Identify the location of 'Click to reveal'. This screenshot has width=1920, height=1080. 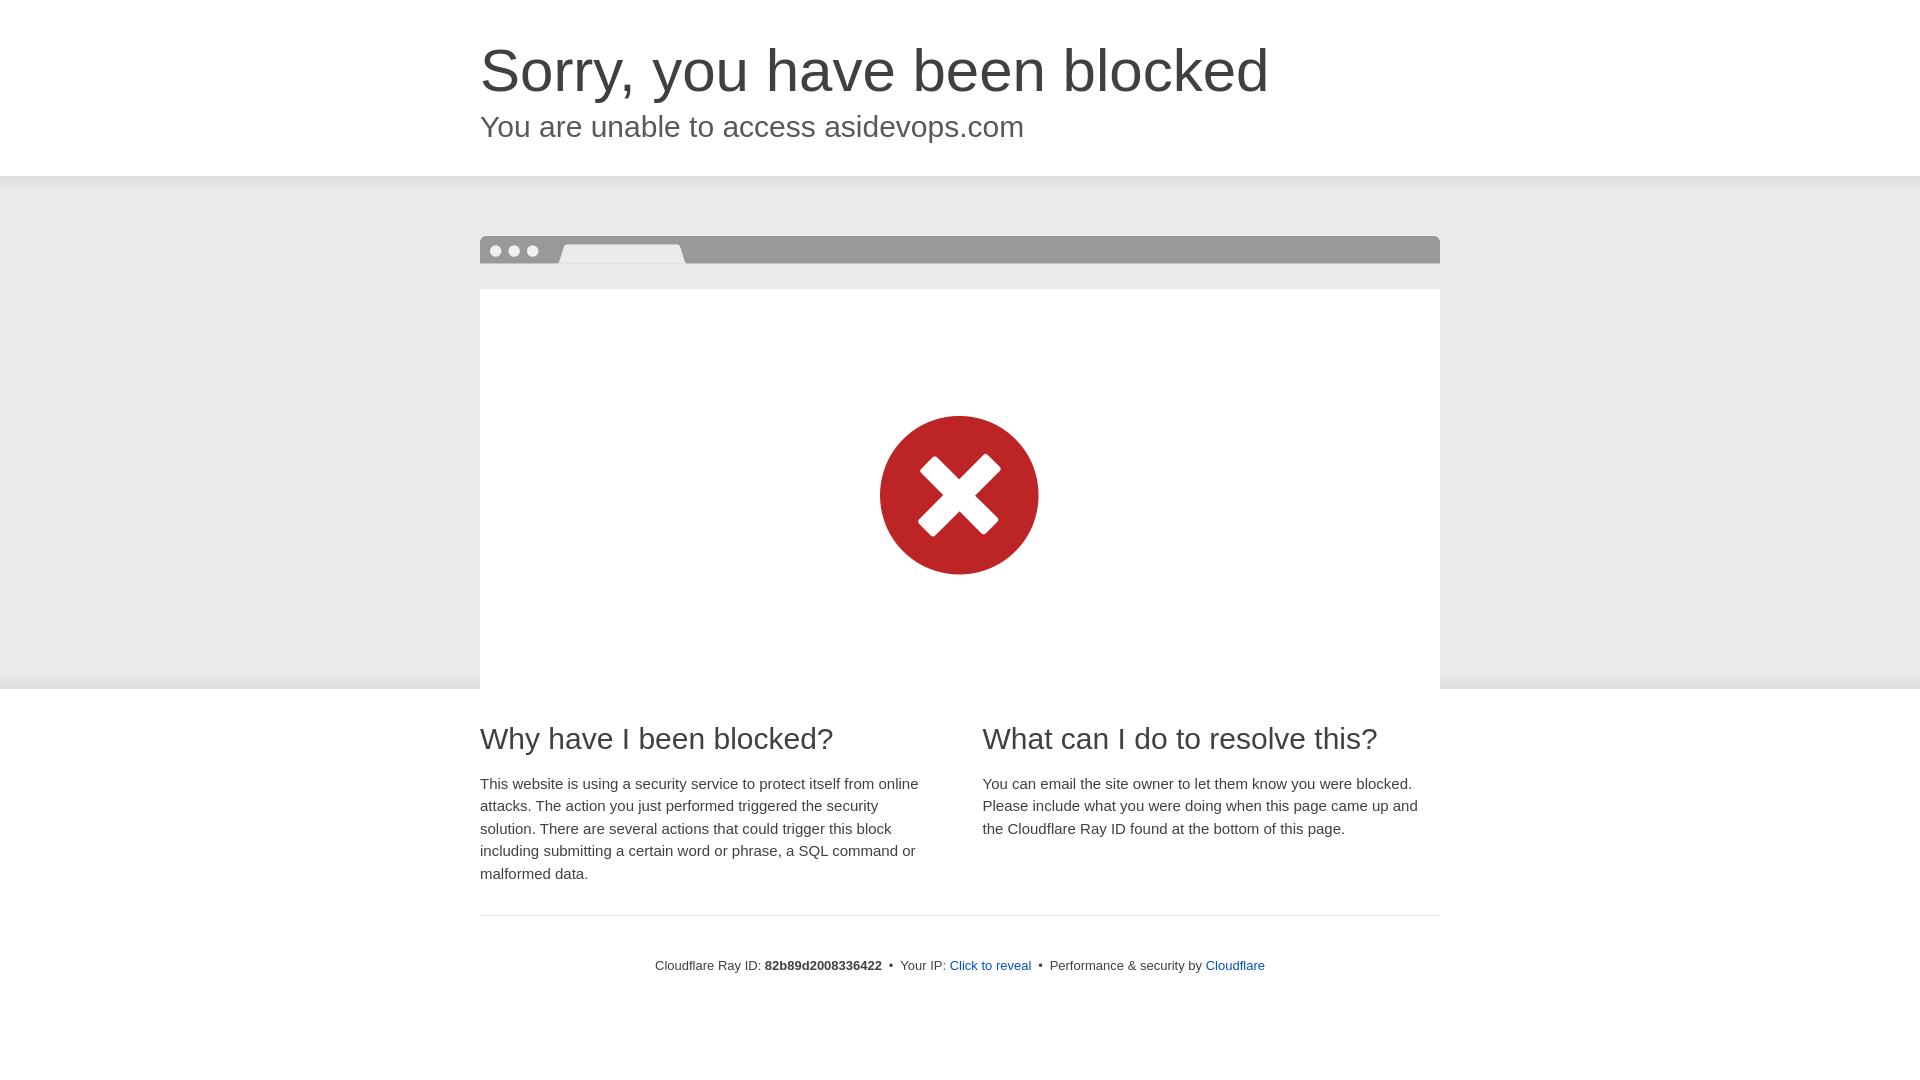
(990, 964).